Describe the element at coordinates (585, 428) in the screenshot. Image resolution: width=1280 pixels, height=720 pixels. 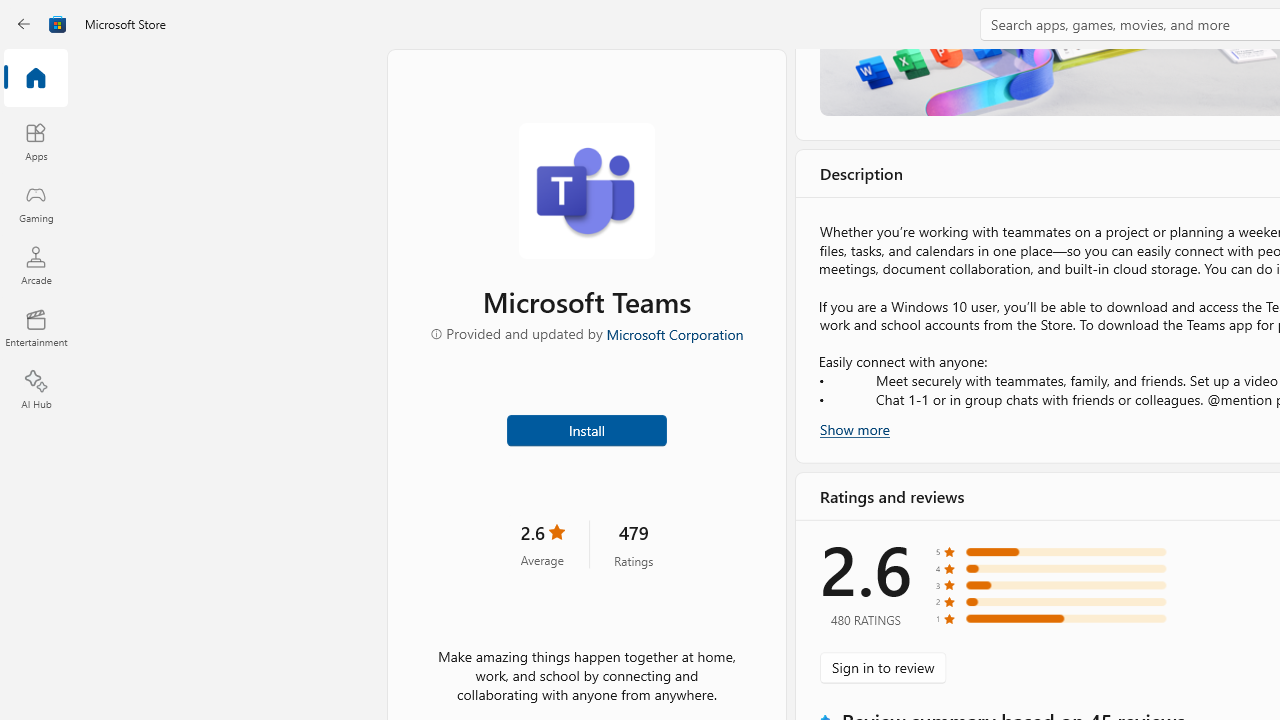
I see `'Install'` at that location.